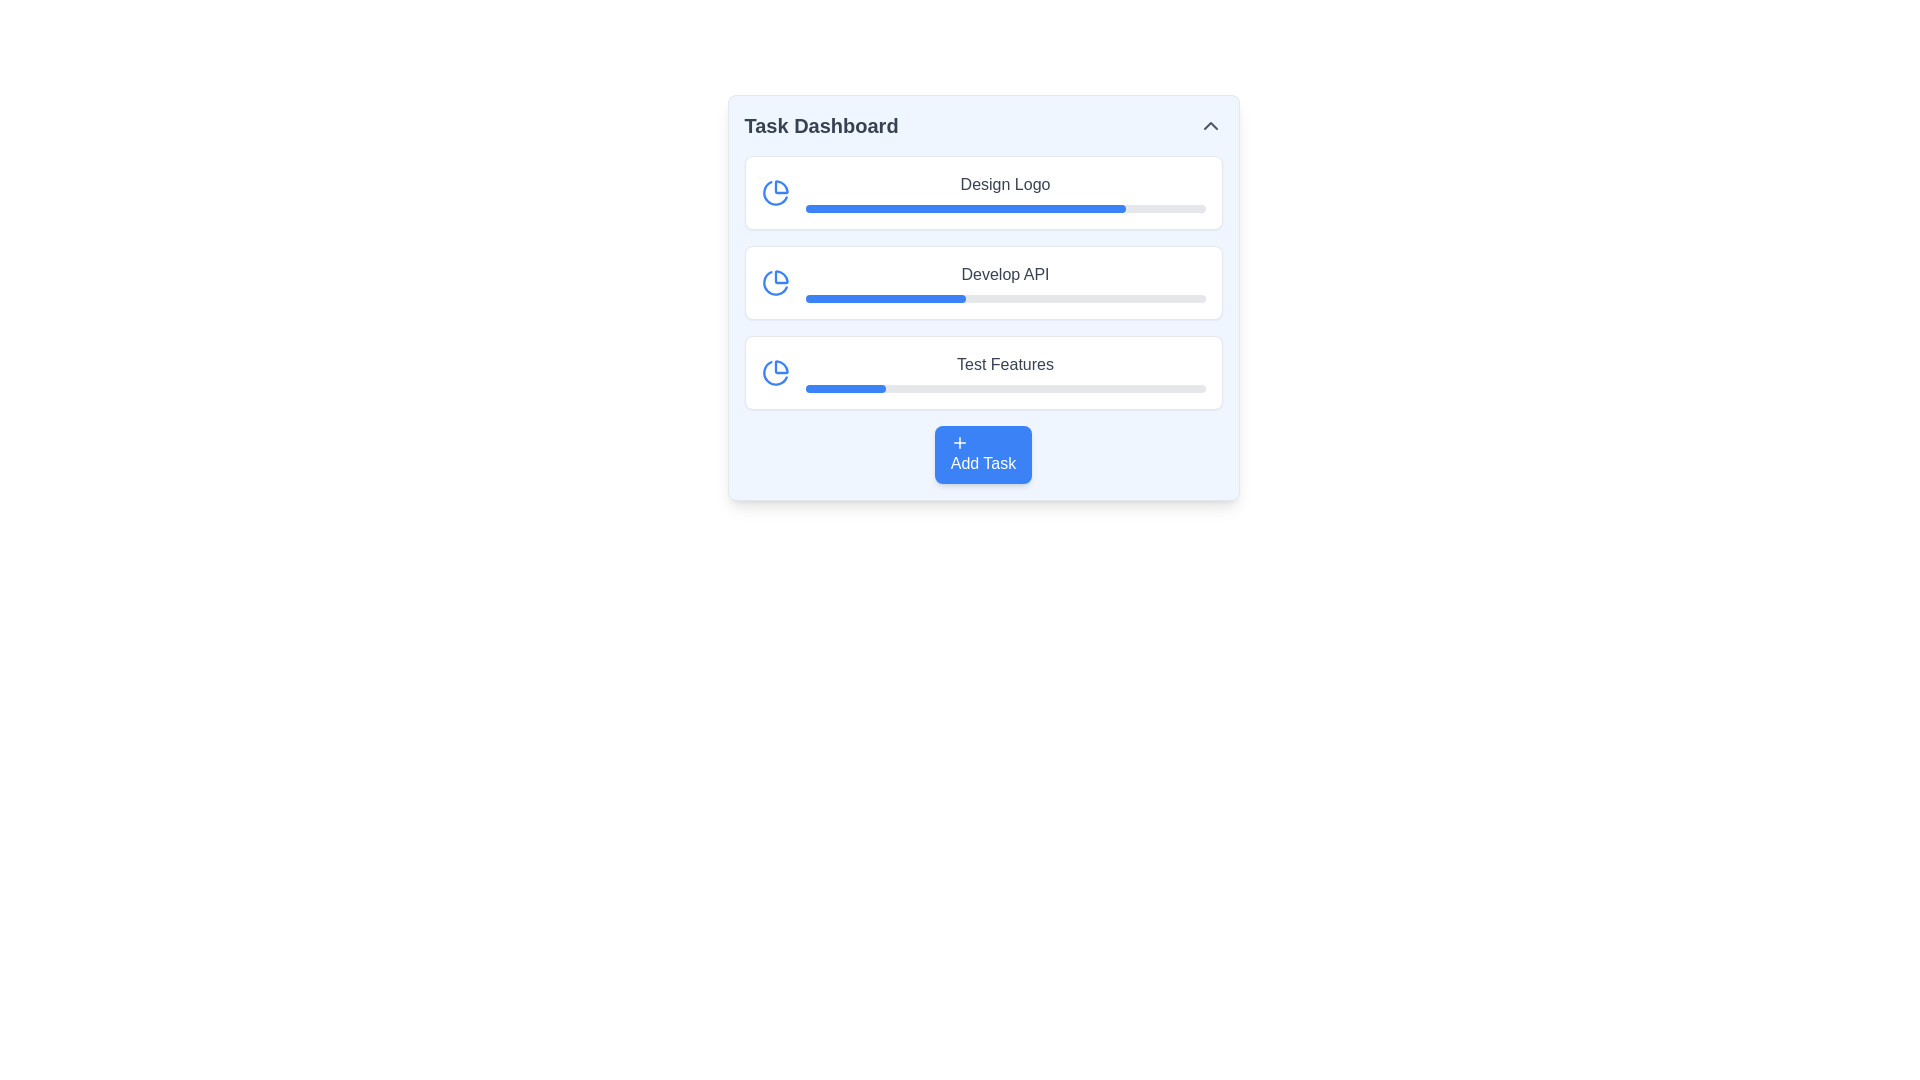  Describe the element at coordinates (983, 455) in the screenshot. I see `the 'Add Task' button located at the center of the 'Task Dashboard' card, which opens a form for inputting task details` at that location.